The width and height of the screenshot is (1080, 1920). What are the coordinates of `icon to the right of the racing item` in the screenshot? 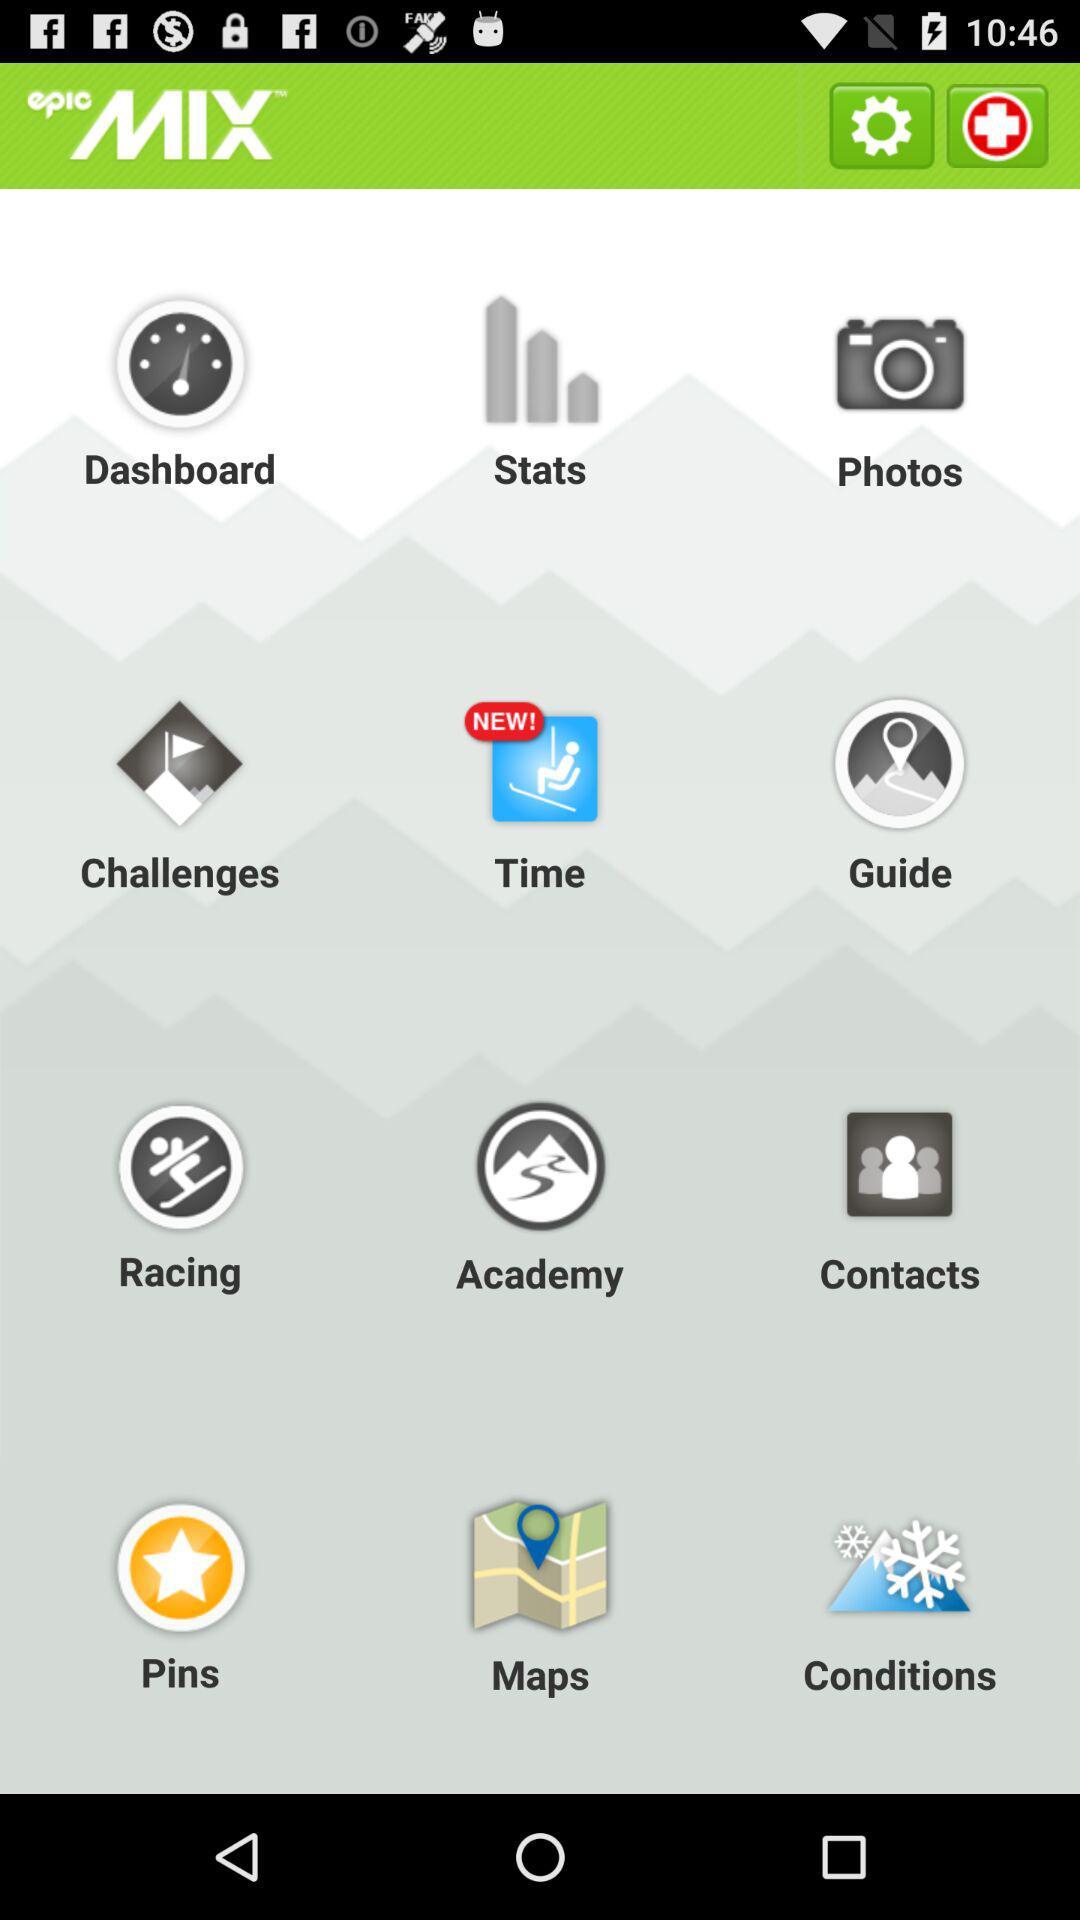 It's located at (540, 1191).